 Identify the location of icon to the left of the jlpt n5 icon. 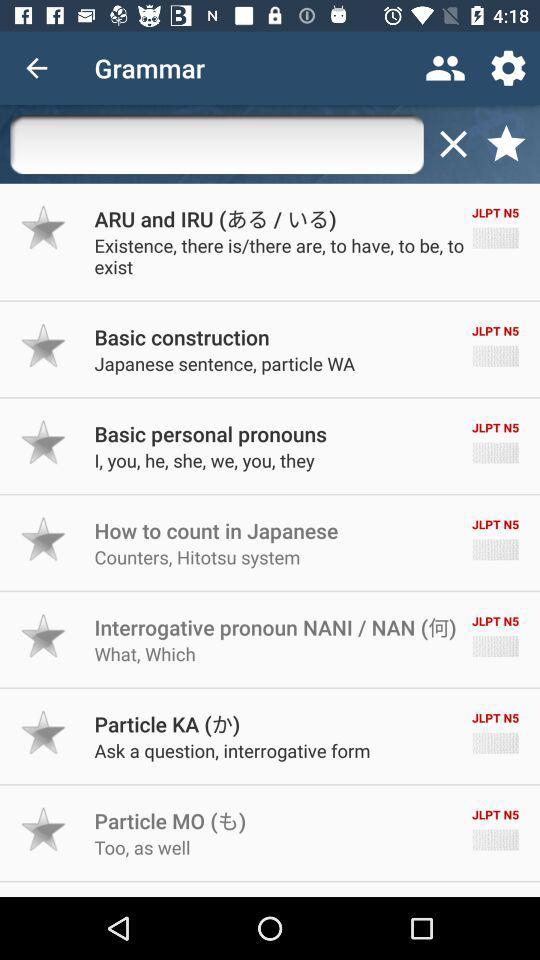
(182, 337).